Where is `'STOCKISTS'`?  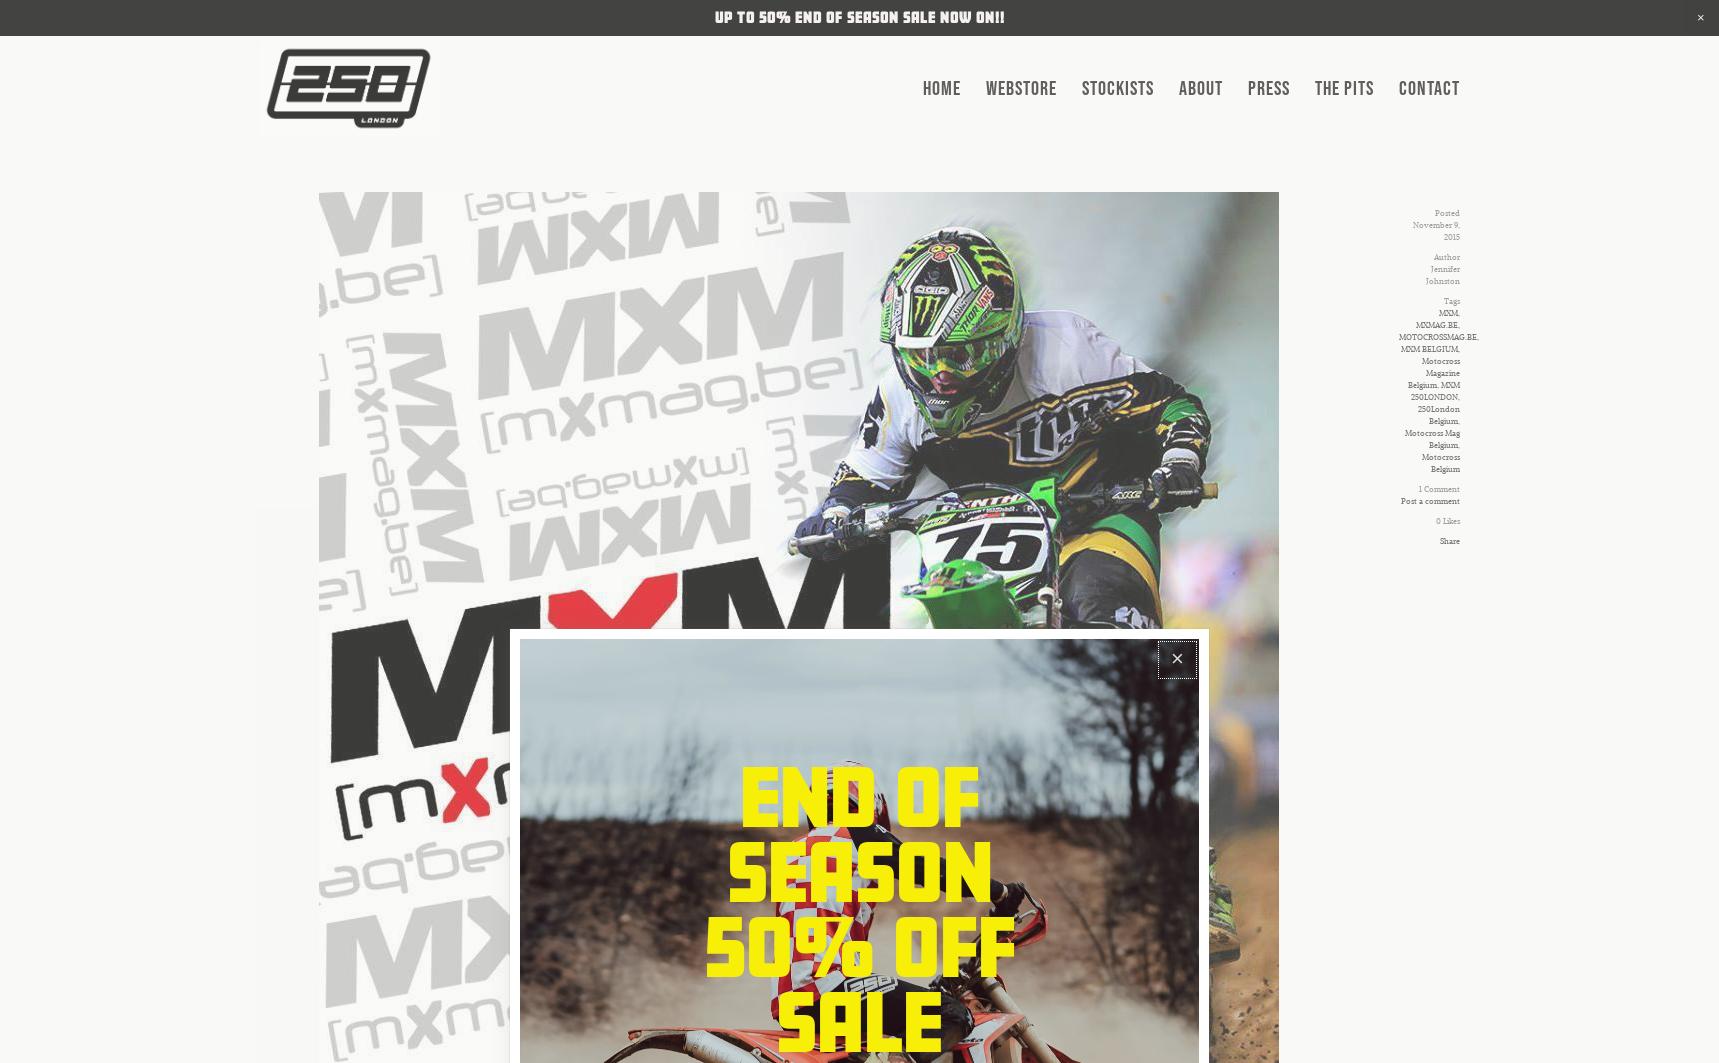
'STOCKISTS' is located at coordinates (1116, 88).